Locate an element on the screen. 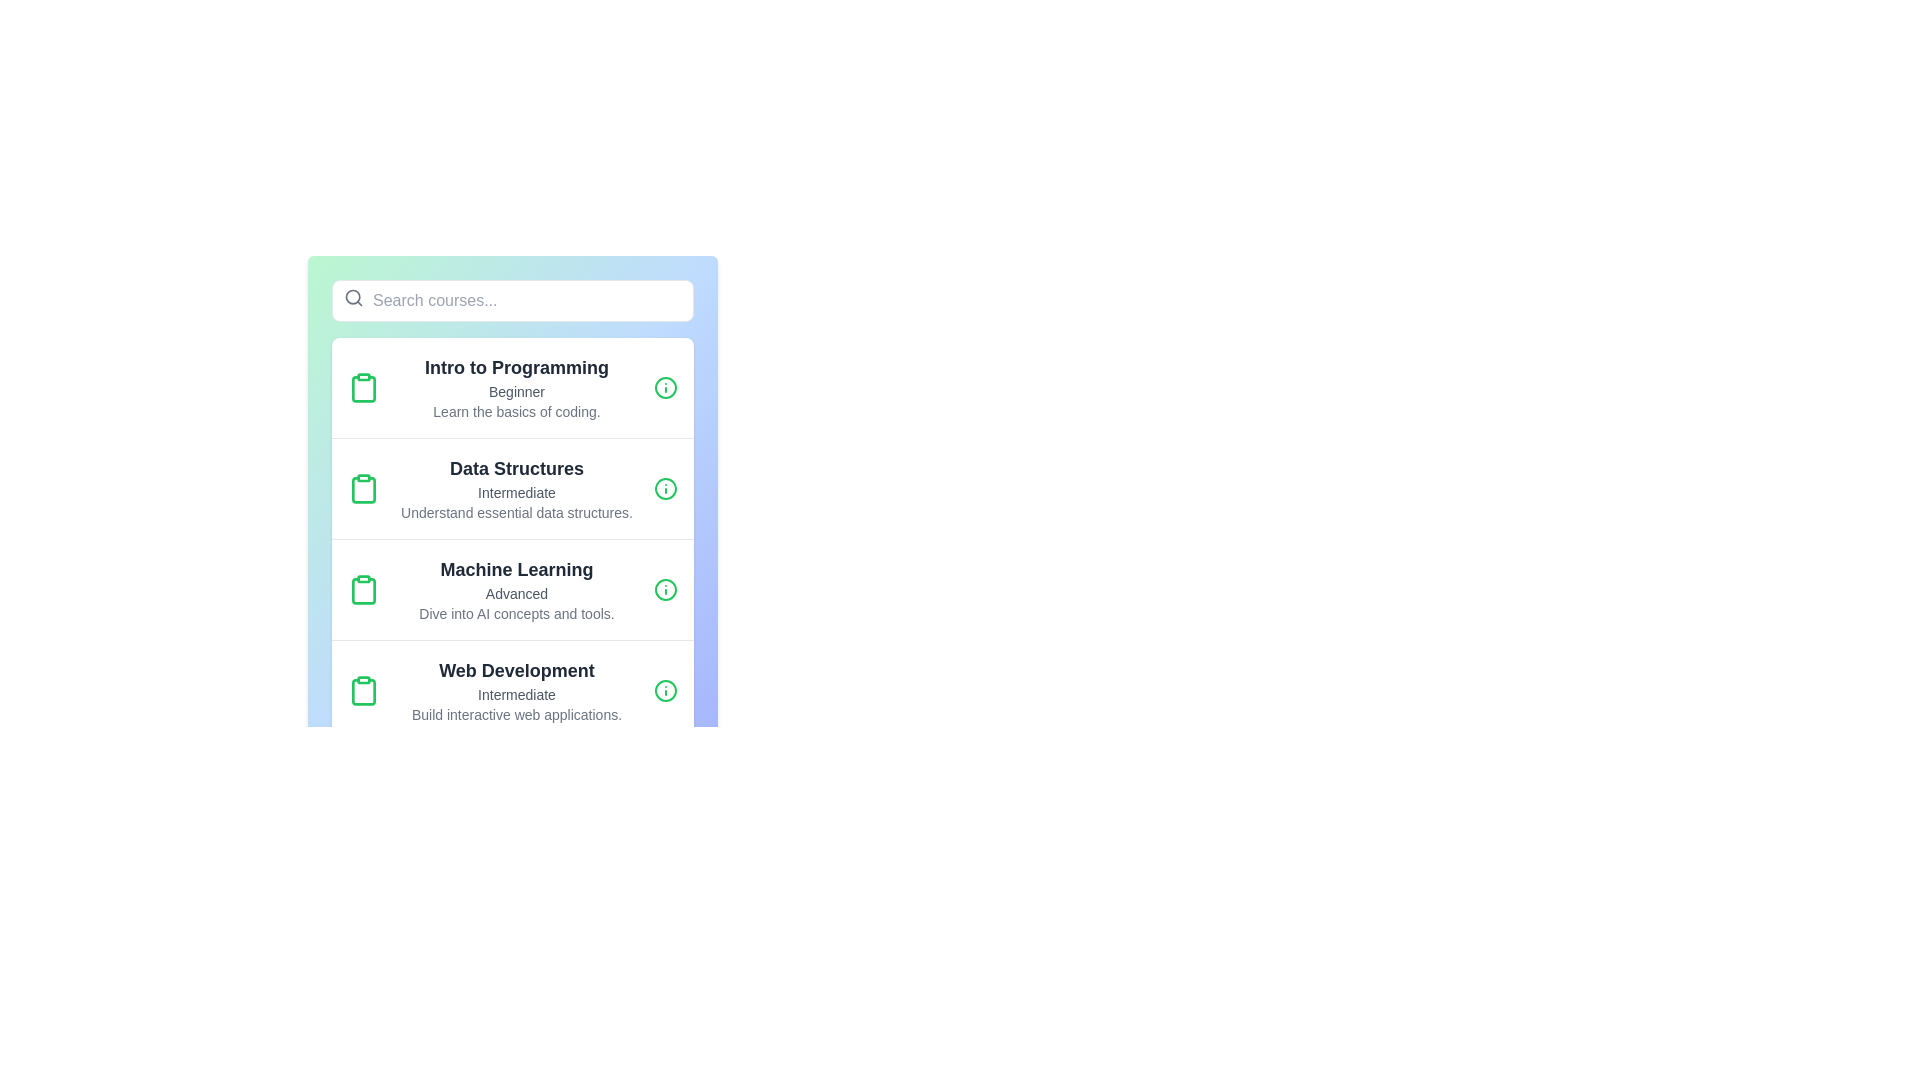 Image resolution: width=1920 pixels, height=1080 pixels. the 'Machine Learning' icon, which is represented by a clipboard symbol and is located at the top-left side of the entry in the list is located at coordinates (364, 589).